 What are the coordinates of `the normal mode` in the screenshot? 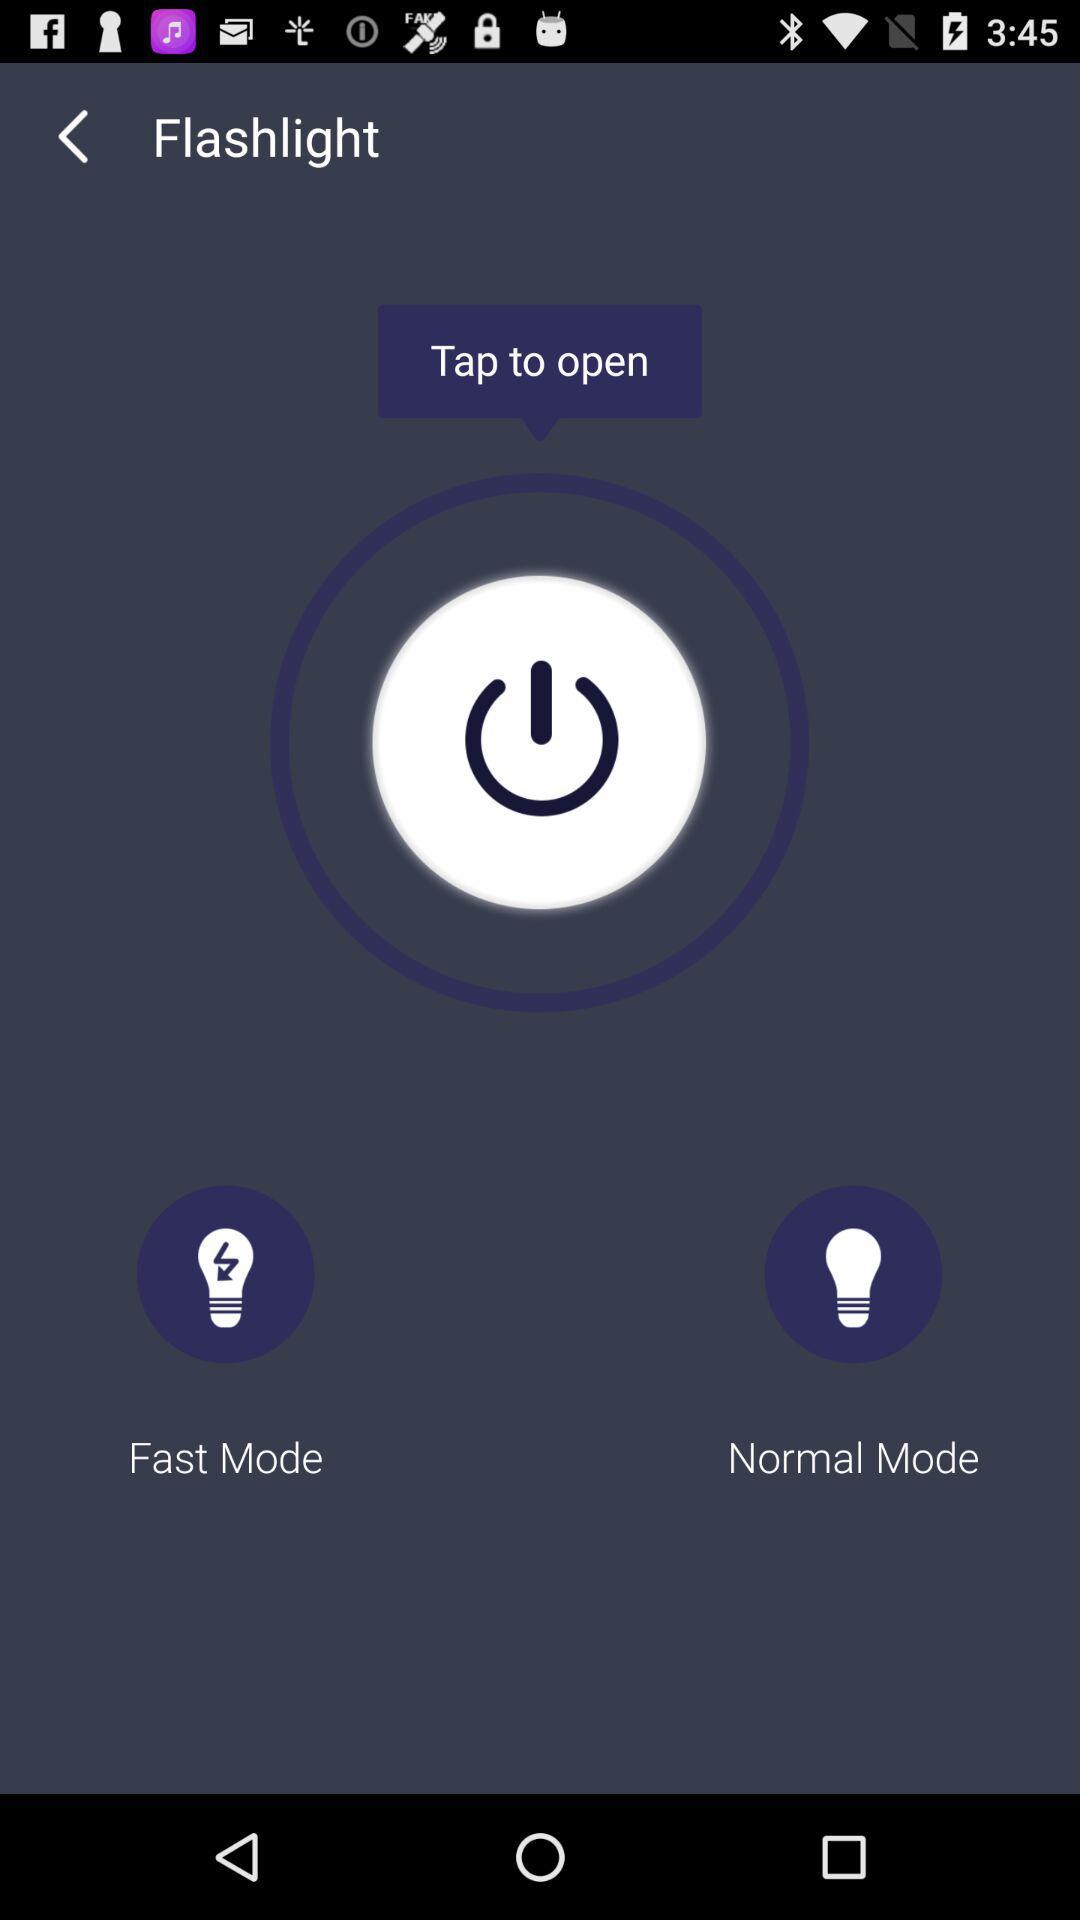 It's located at (853, 1314).